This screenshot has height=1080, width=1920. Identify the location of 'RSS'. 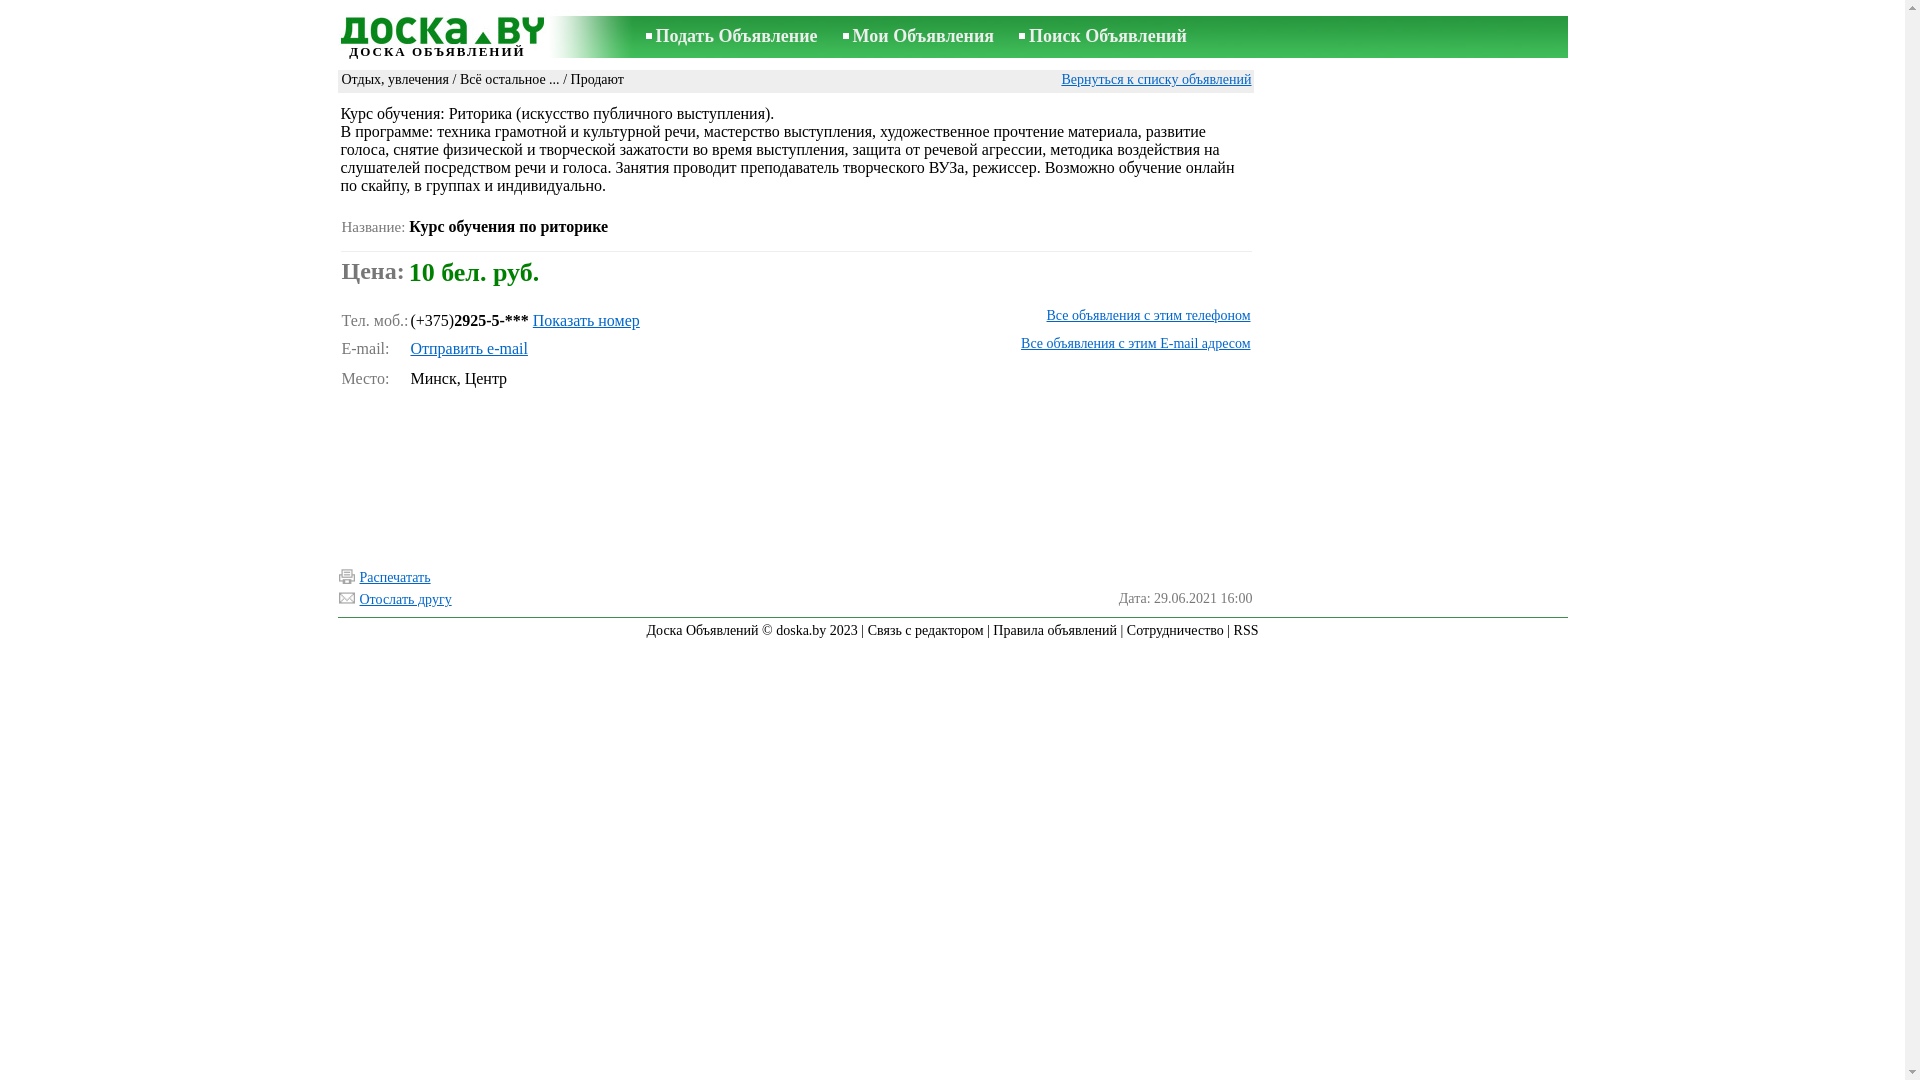
(1245, 630).